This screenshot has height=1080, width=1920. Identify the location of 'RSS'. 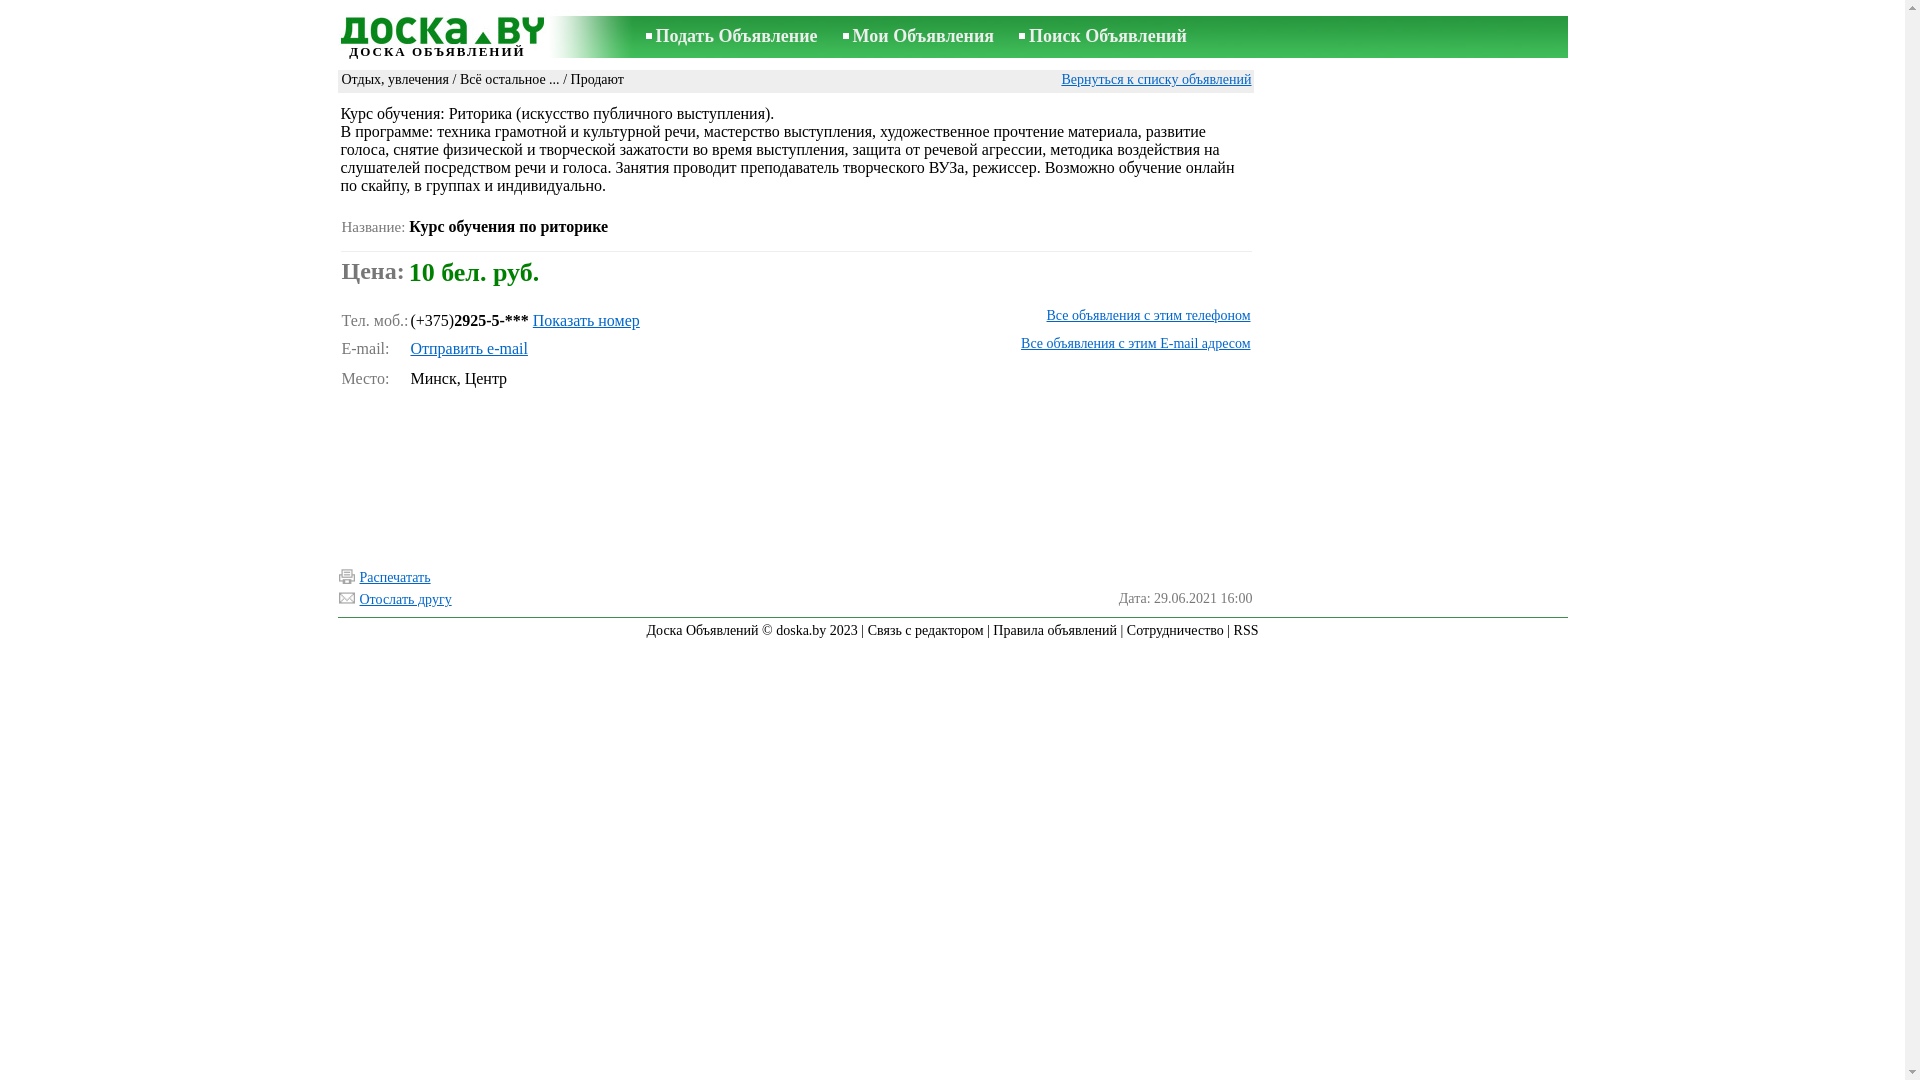
(1245, 630).